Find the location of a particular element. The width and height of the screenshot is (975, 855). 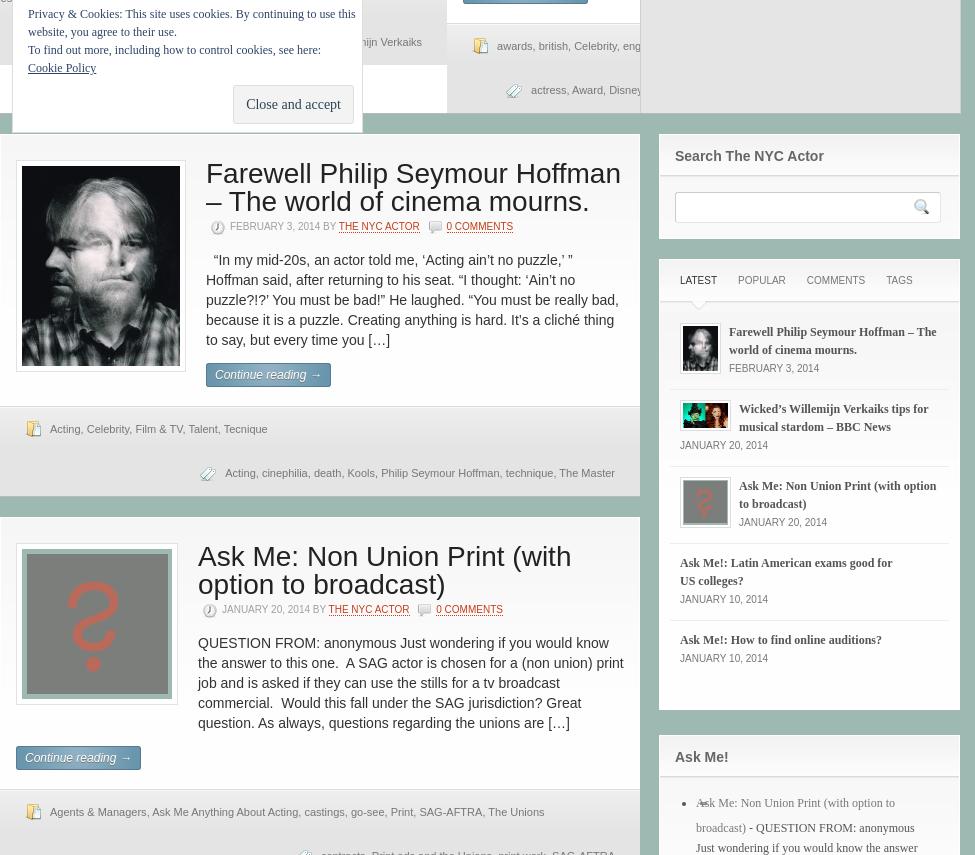

'castings' is located at coordinates (322, 811).